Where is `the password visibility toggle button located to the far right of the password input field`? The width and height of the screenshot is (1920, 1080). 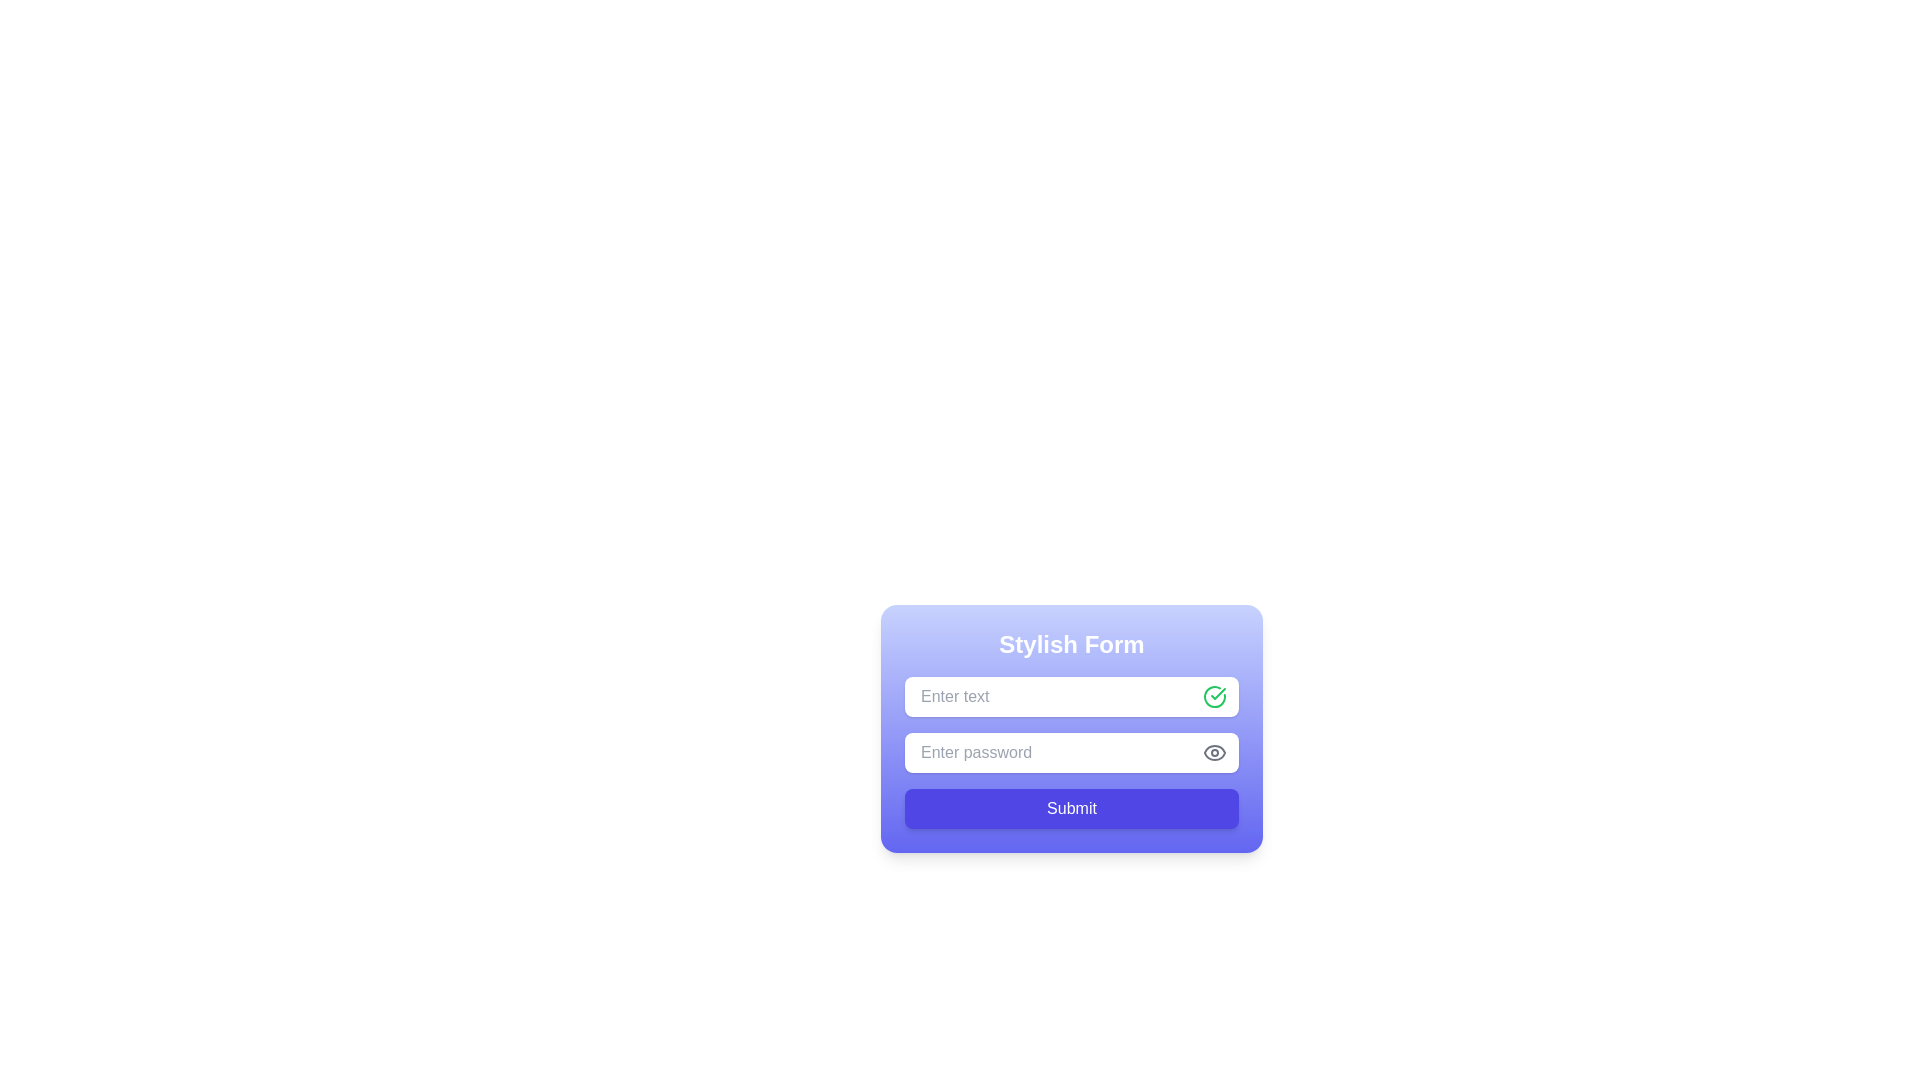 the password visibility toggle button located to the far right of the password input field is located at coordinates (1213, 752).